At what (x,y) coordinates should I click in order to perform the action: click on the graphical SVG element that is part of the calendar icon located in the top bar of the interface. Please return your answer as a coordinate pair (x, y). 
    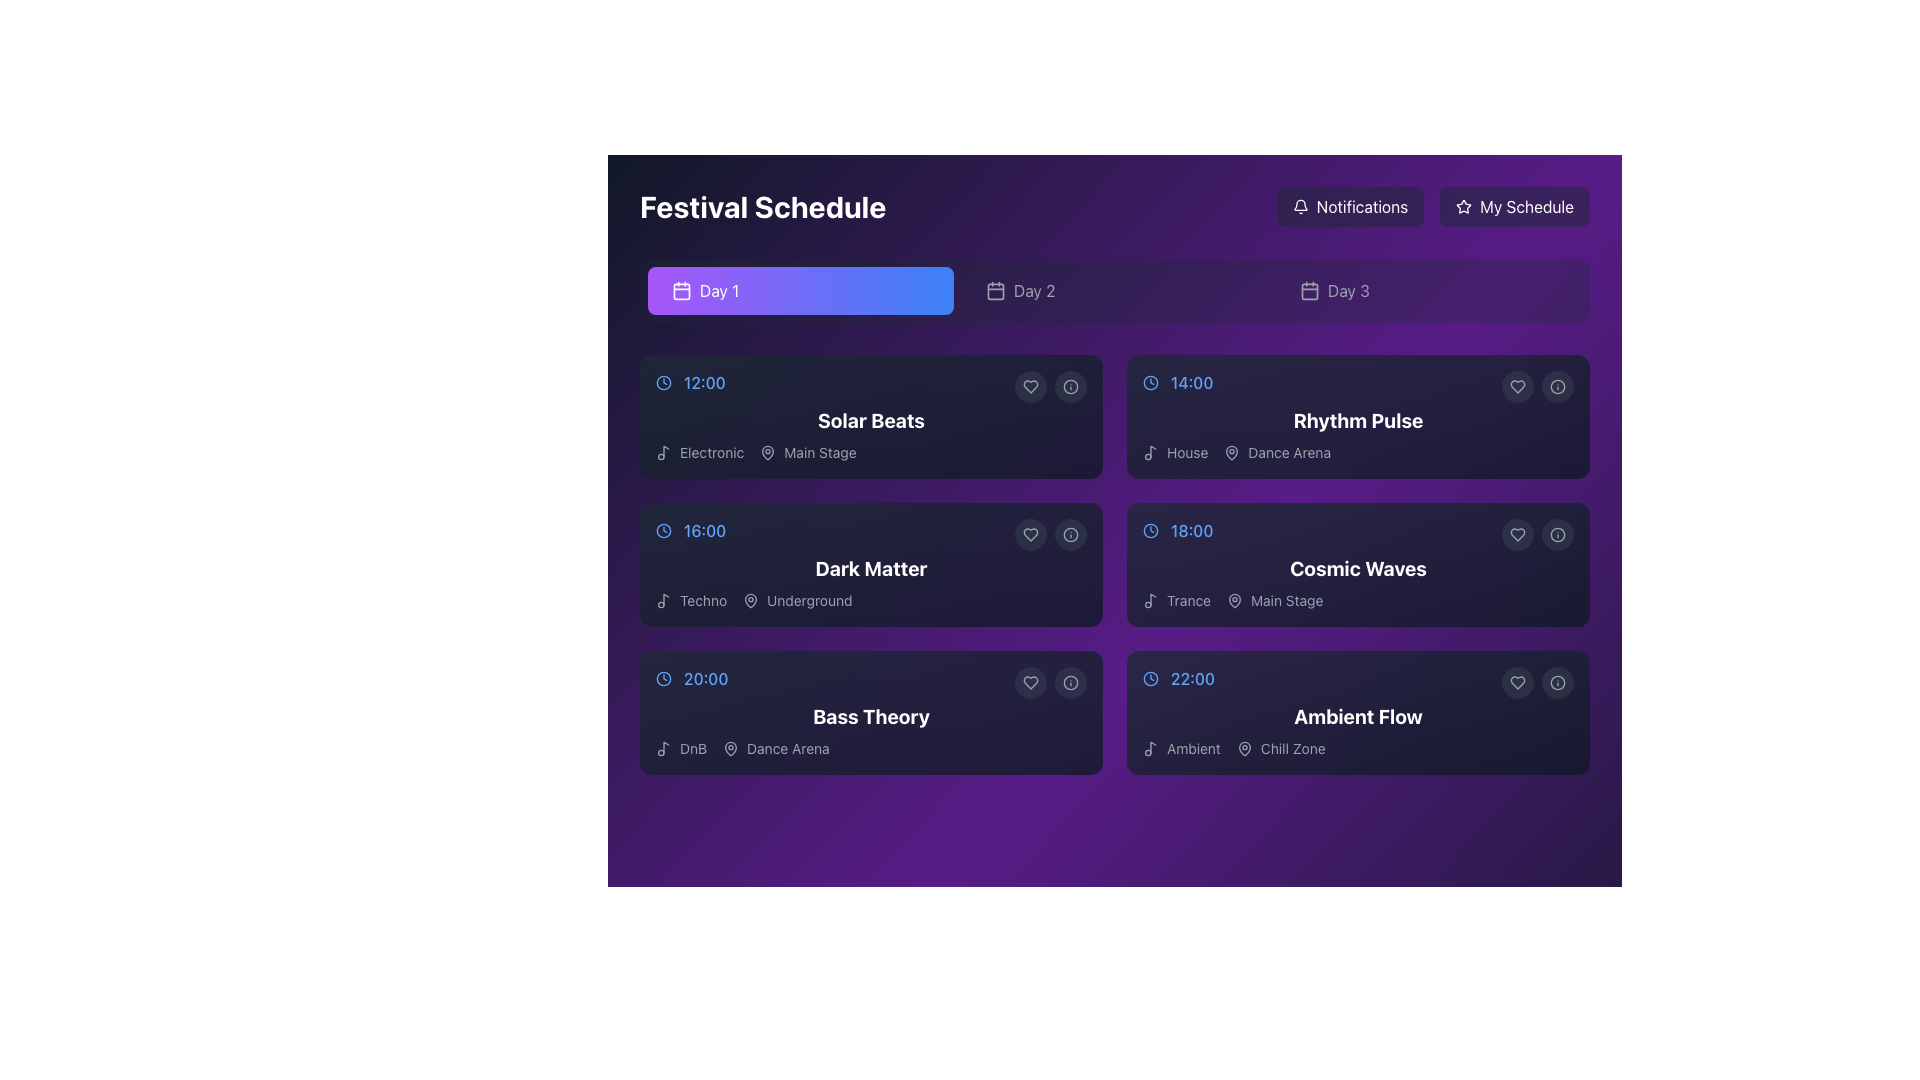
    Looking at the image, I should click on (996, 290).